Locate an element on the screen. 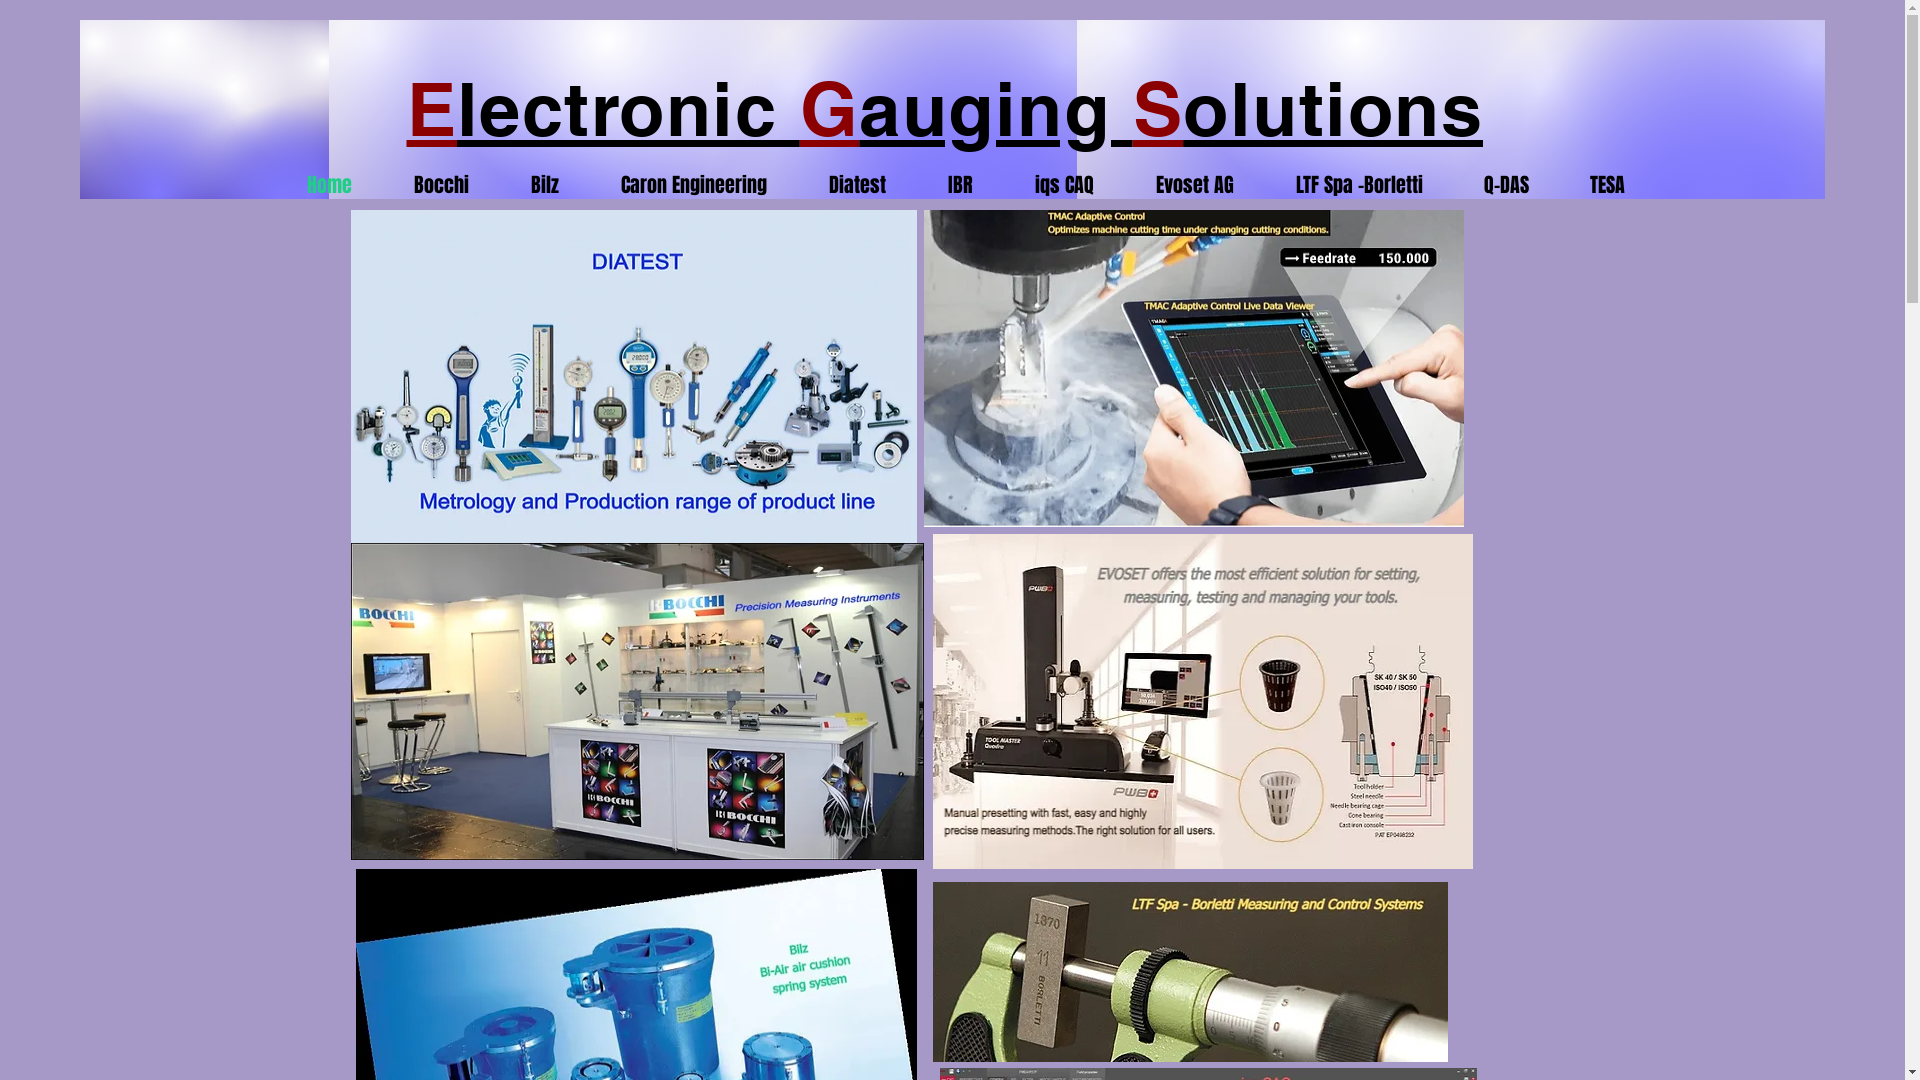 The height and width of the screenshot is (1080, 1920). 'Bocchi' is located at coordinates (365, 185).